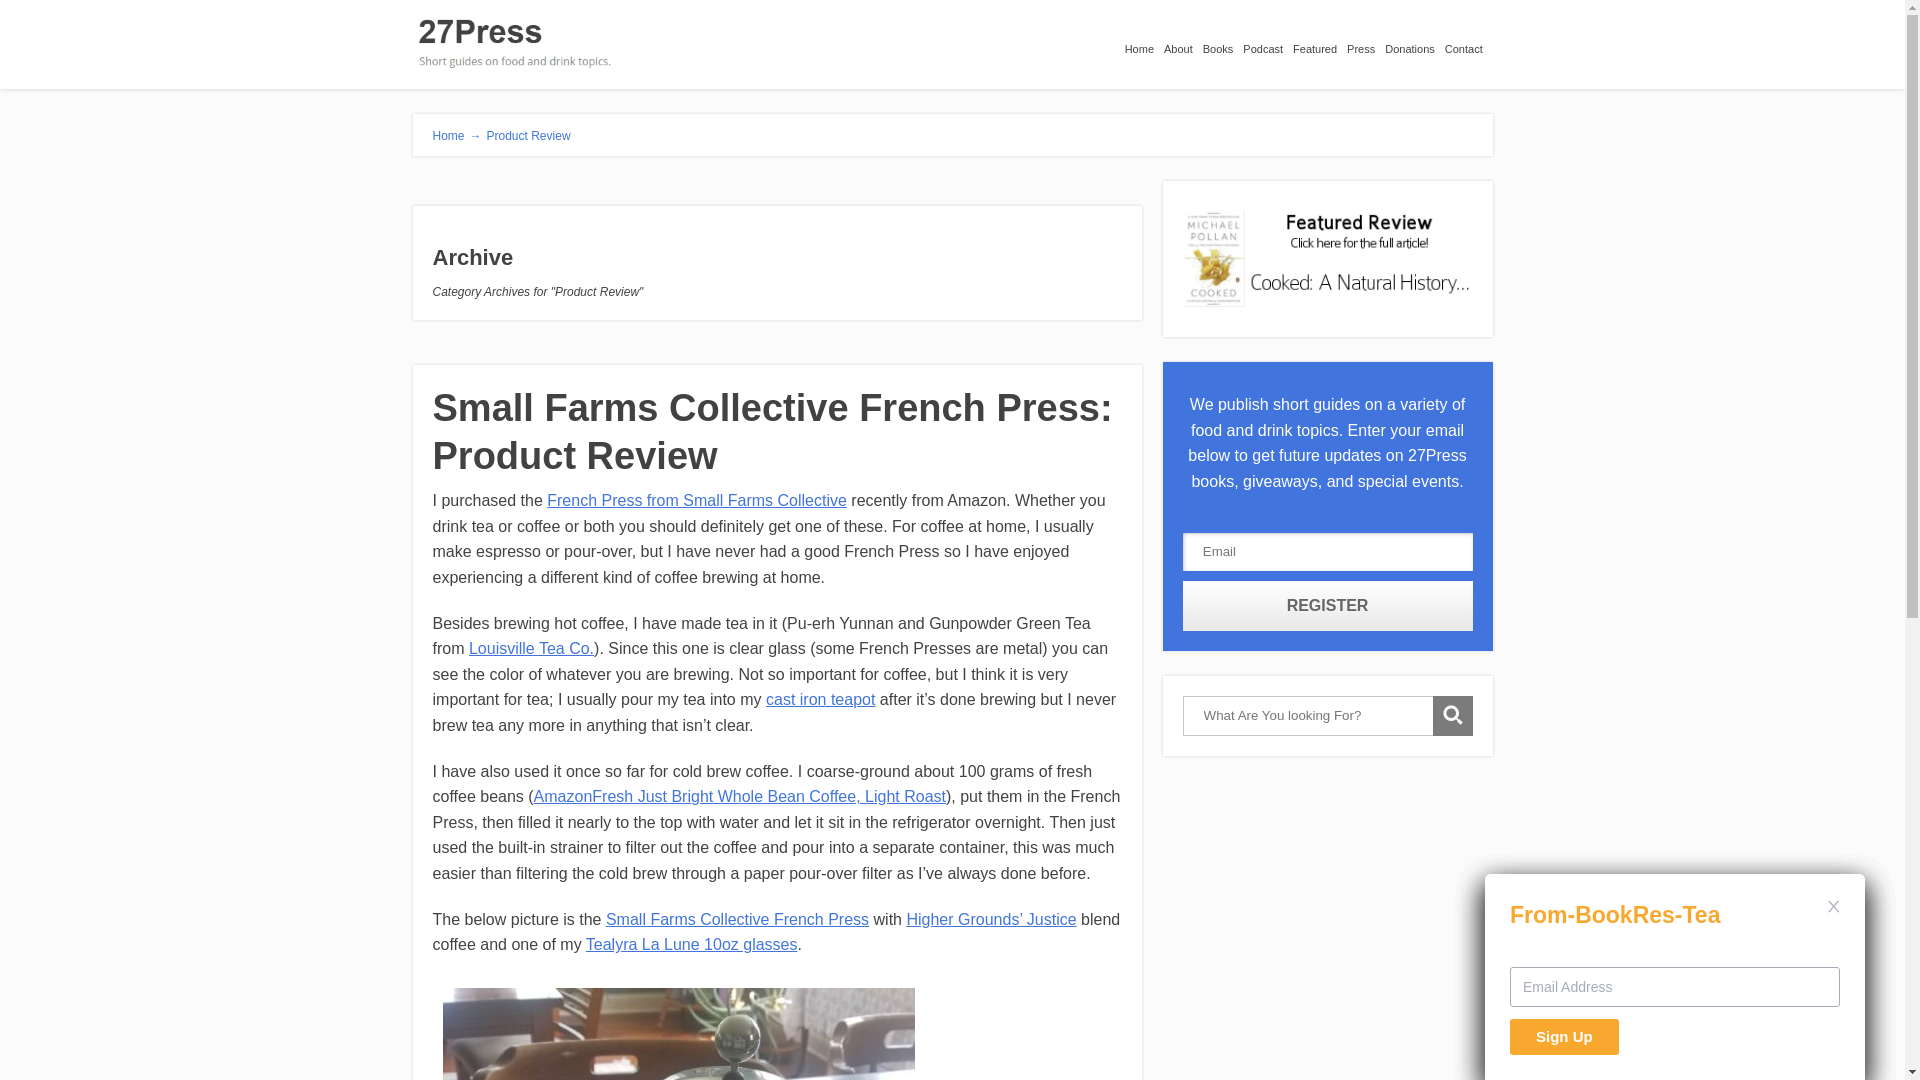  I want to click on 'cast iron teapot', so click(820, 698).